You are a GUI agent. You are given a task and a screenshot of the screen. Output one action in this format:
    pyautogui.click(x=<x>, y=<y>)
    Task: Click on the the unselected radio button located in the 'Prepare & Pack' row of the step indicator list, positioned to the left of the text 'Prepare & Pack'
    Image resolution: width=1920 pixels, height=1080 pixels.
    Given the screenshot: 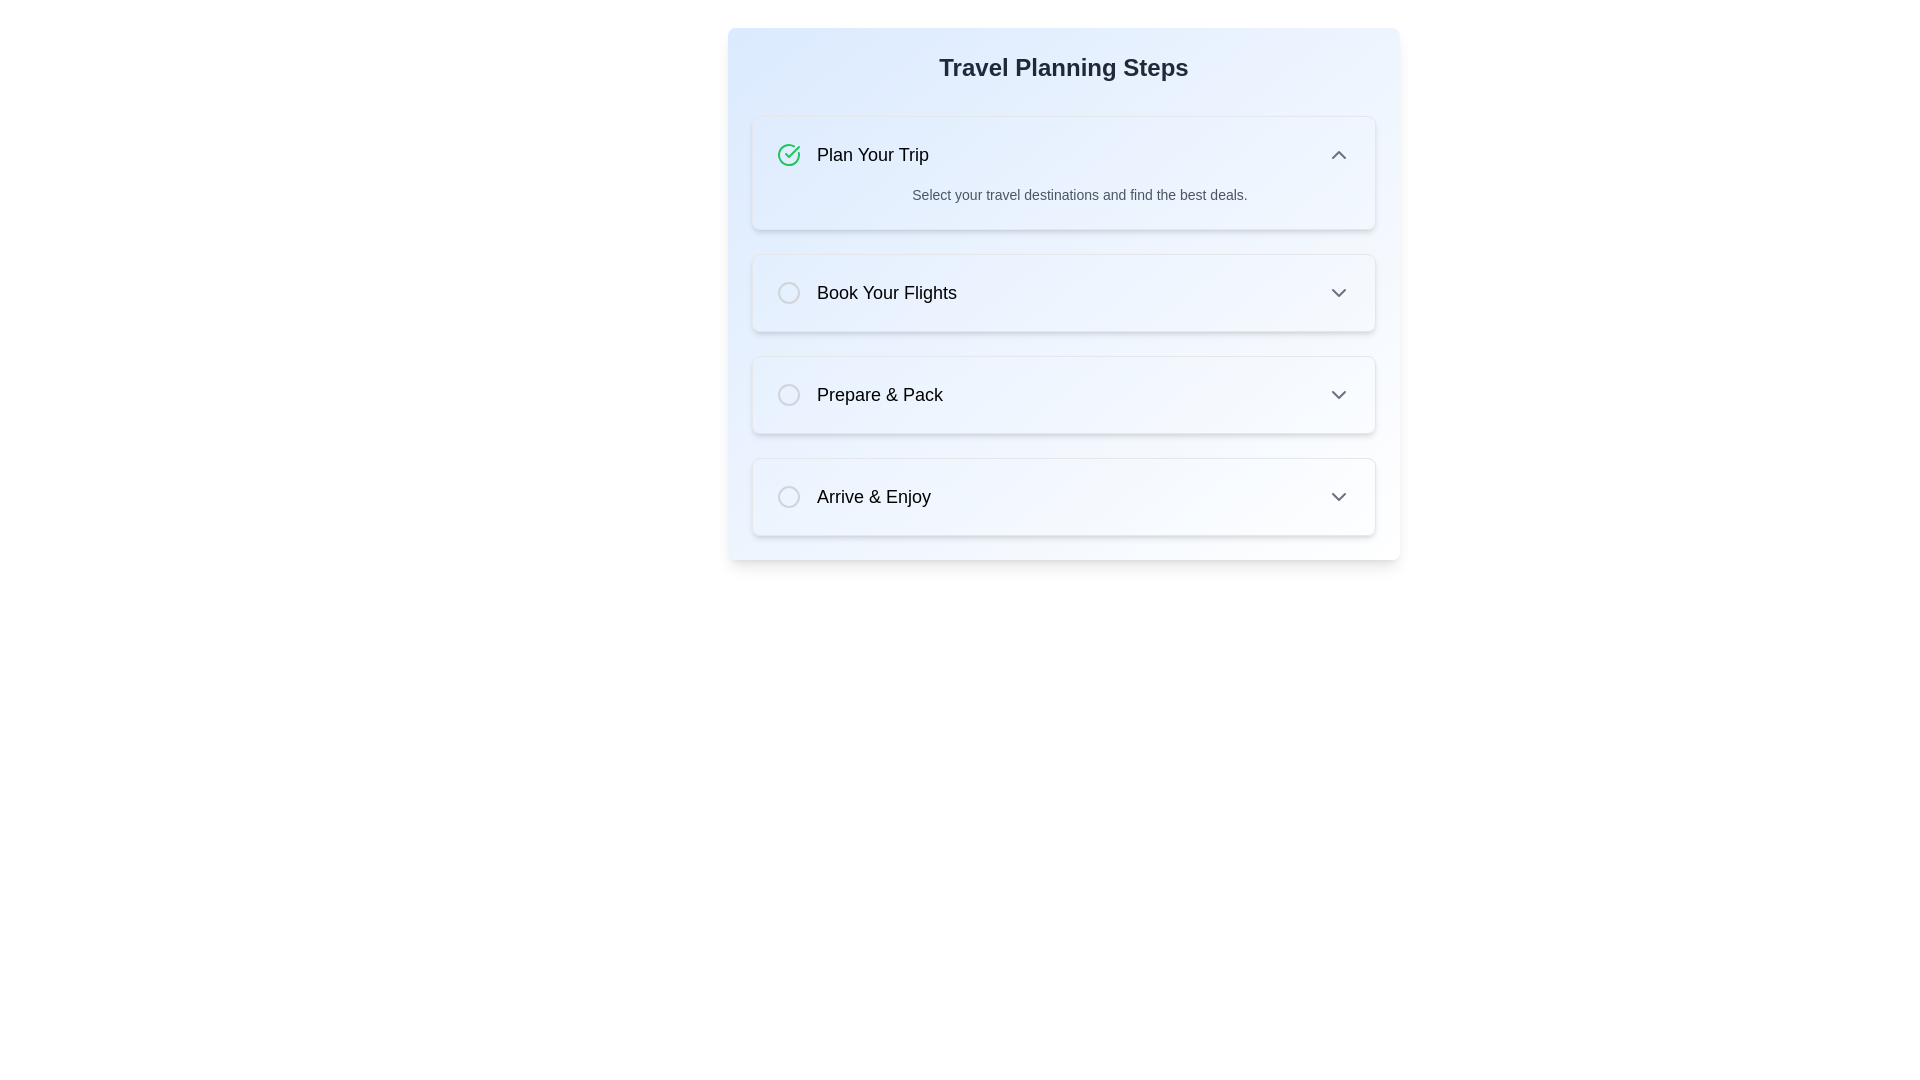 What is the action you would take?
    pyautogui.click(x=787, y=394)
    